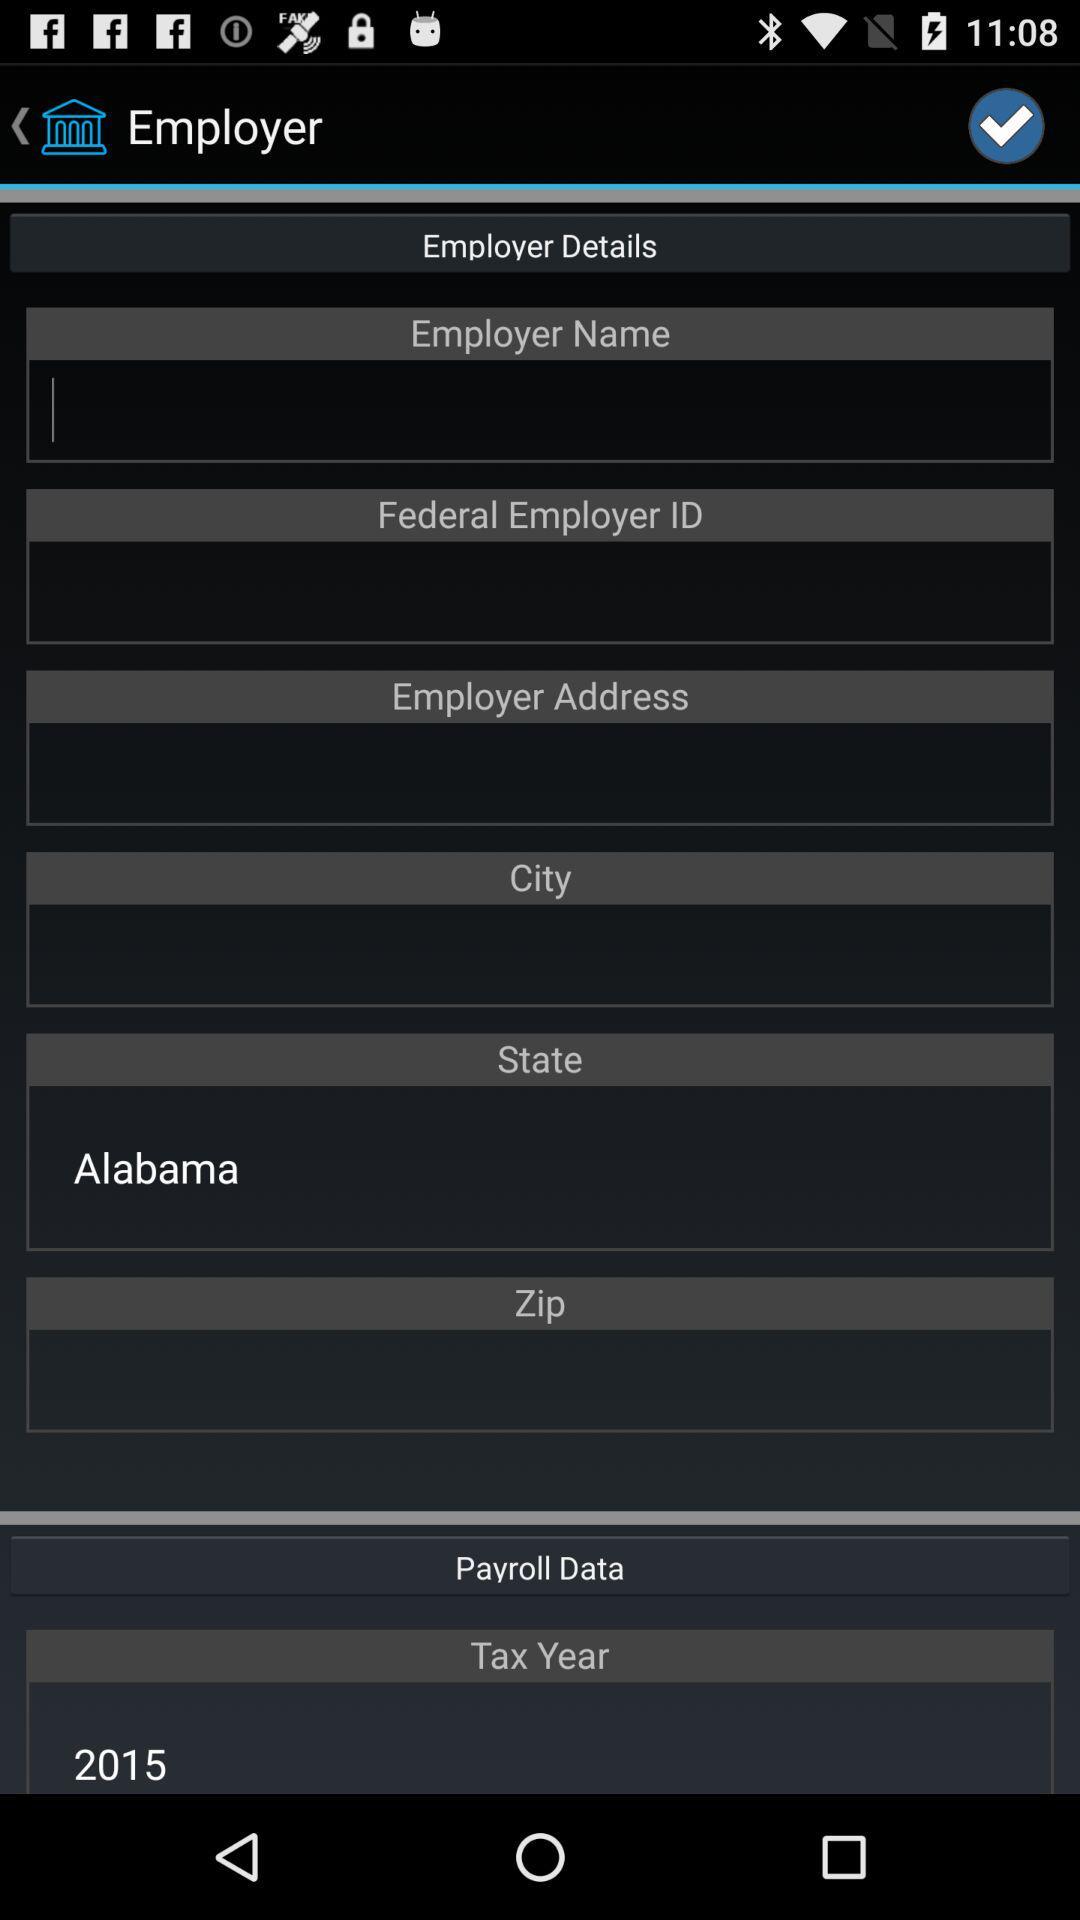 The height and width of the screenshot is (1920, 1080). What do you see at coordinates (540, 953) in the screenshot?
I see `text in the city field` at bounding box center [540, 953].